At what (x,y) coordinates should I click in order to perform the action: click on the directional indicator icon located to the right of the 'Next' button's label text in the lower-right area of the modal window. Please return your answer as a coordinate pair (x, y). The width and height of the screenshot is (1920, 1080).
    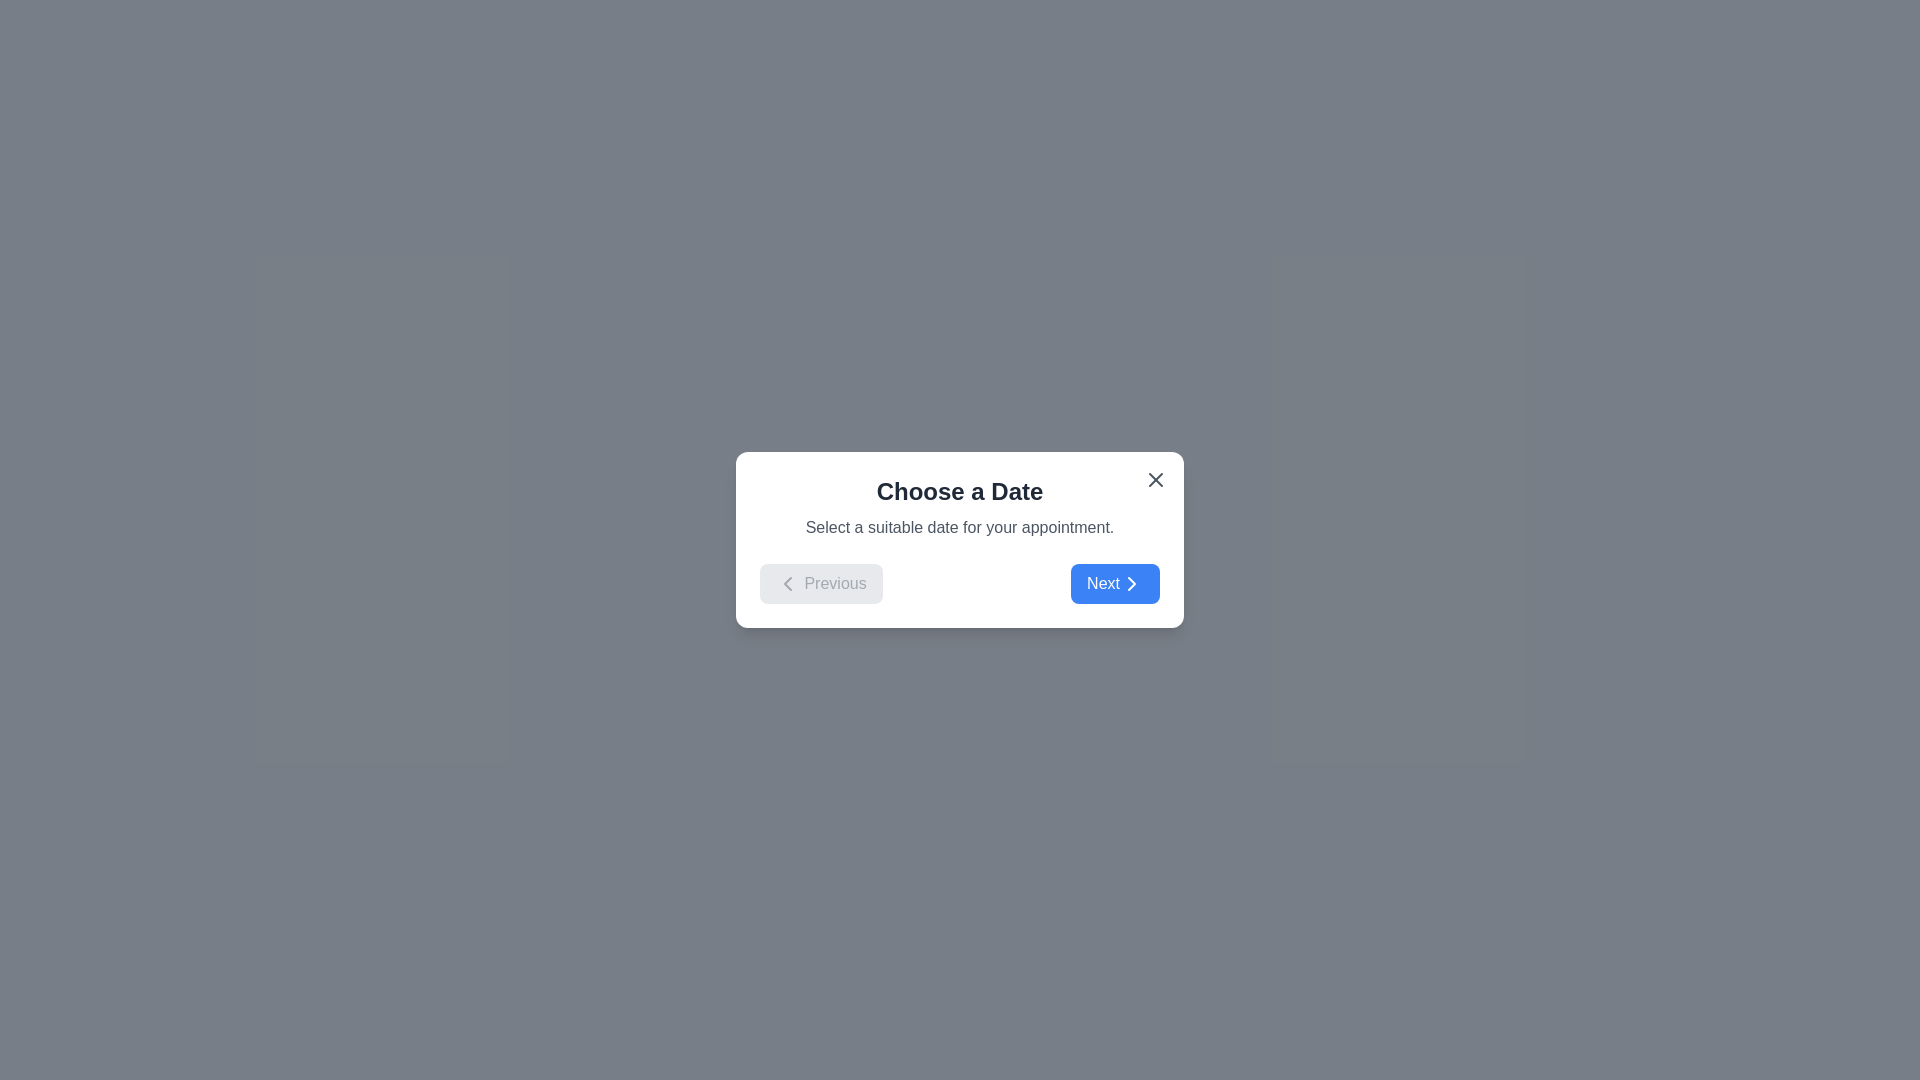
    Looking at the image, I should click on (1132, 583).